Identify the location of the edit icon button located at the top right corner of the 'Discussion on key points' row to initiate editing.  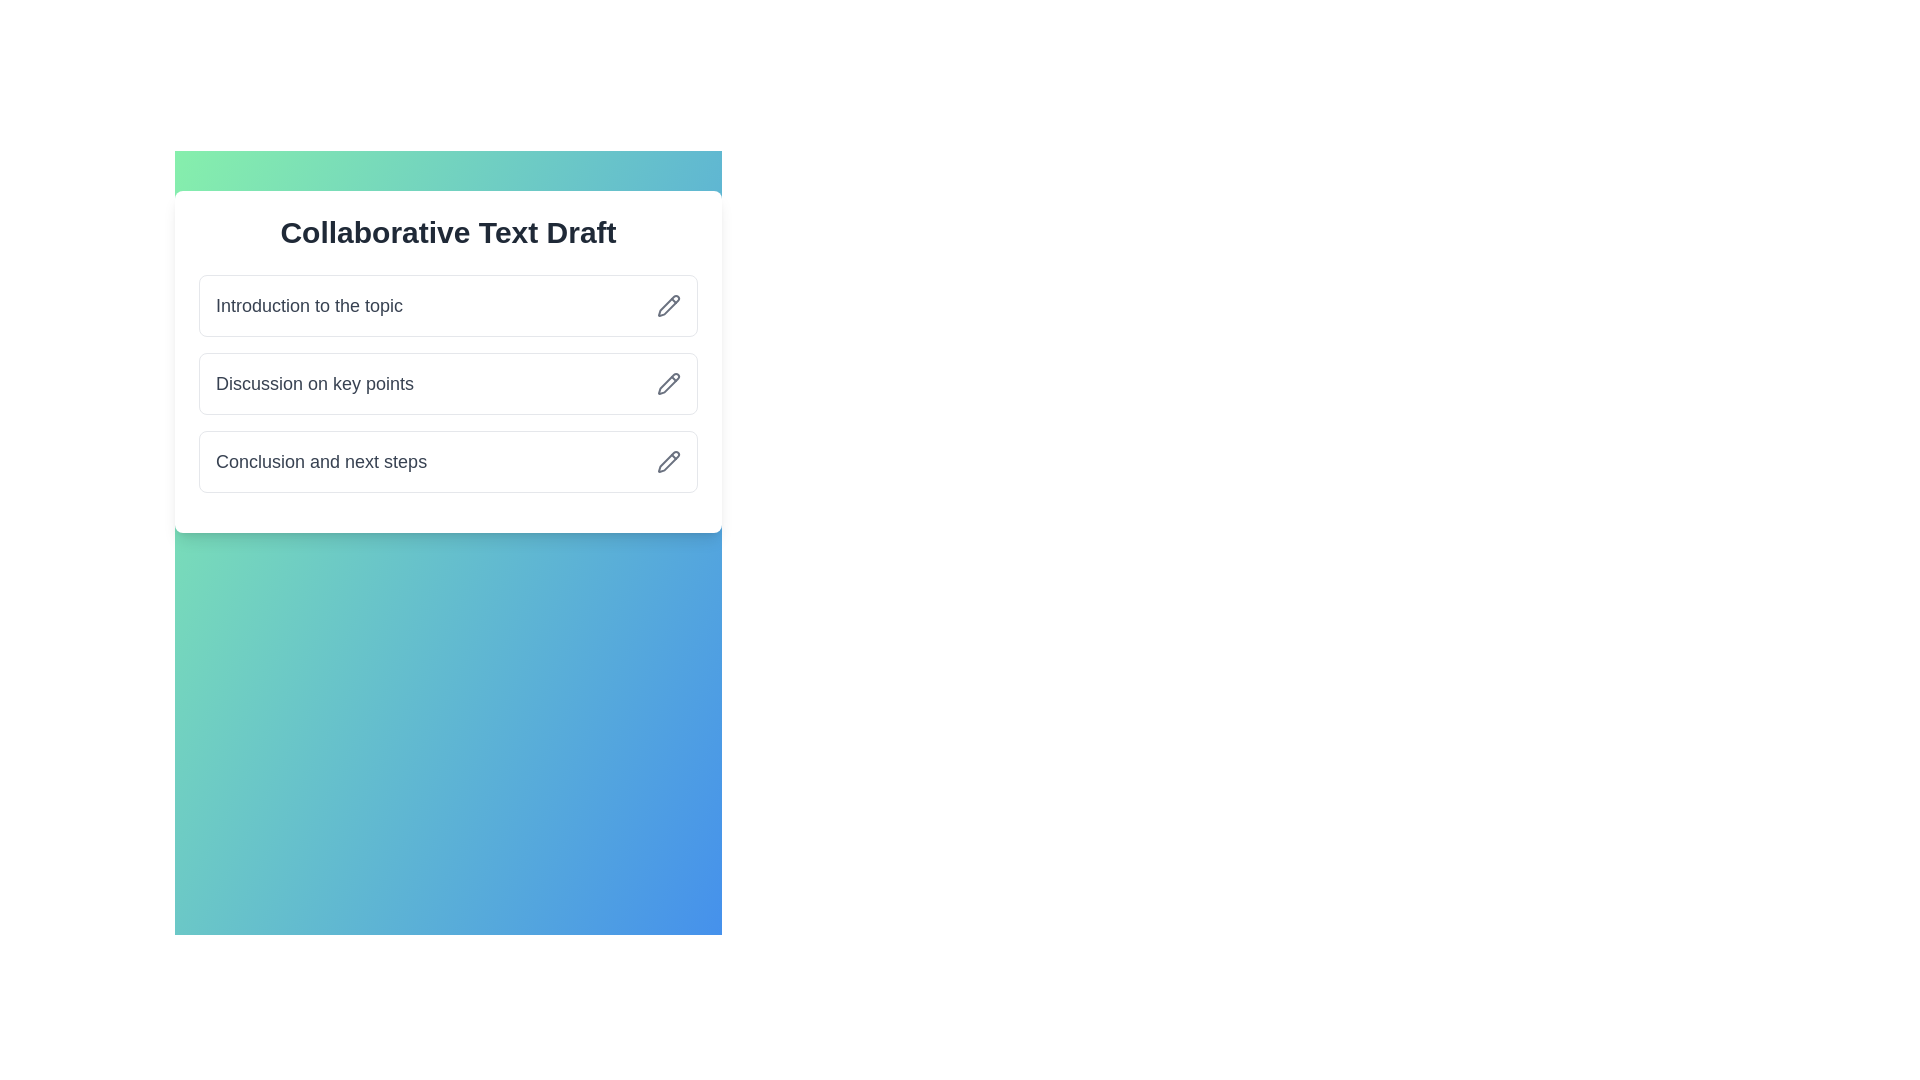
(668, 384).